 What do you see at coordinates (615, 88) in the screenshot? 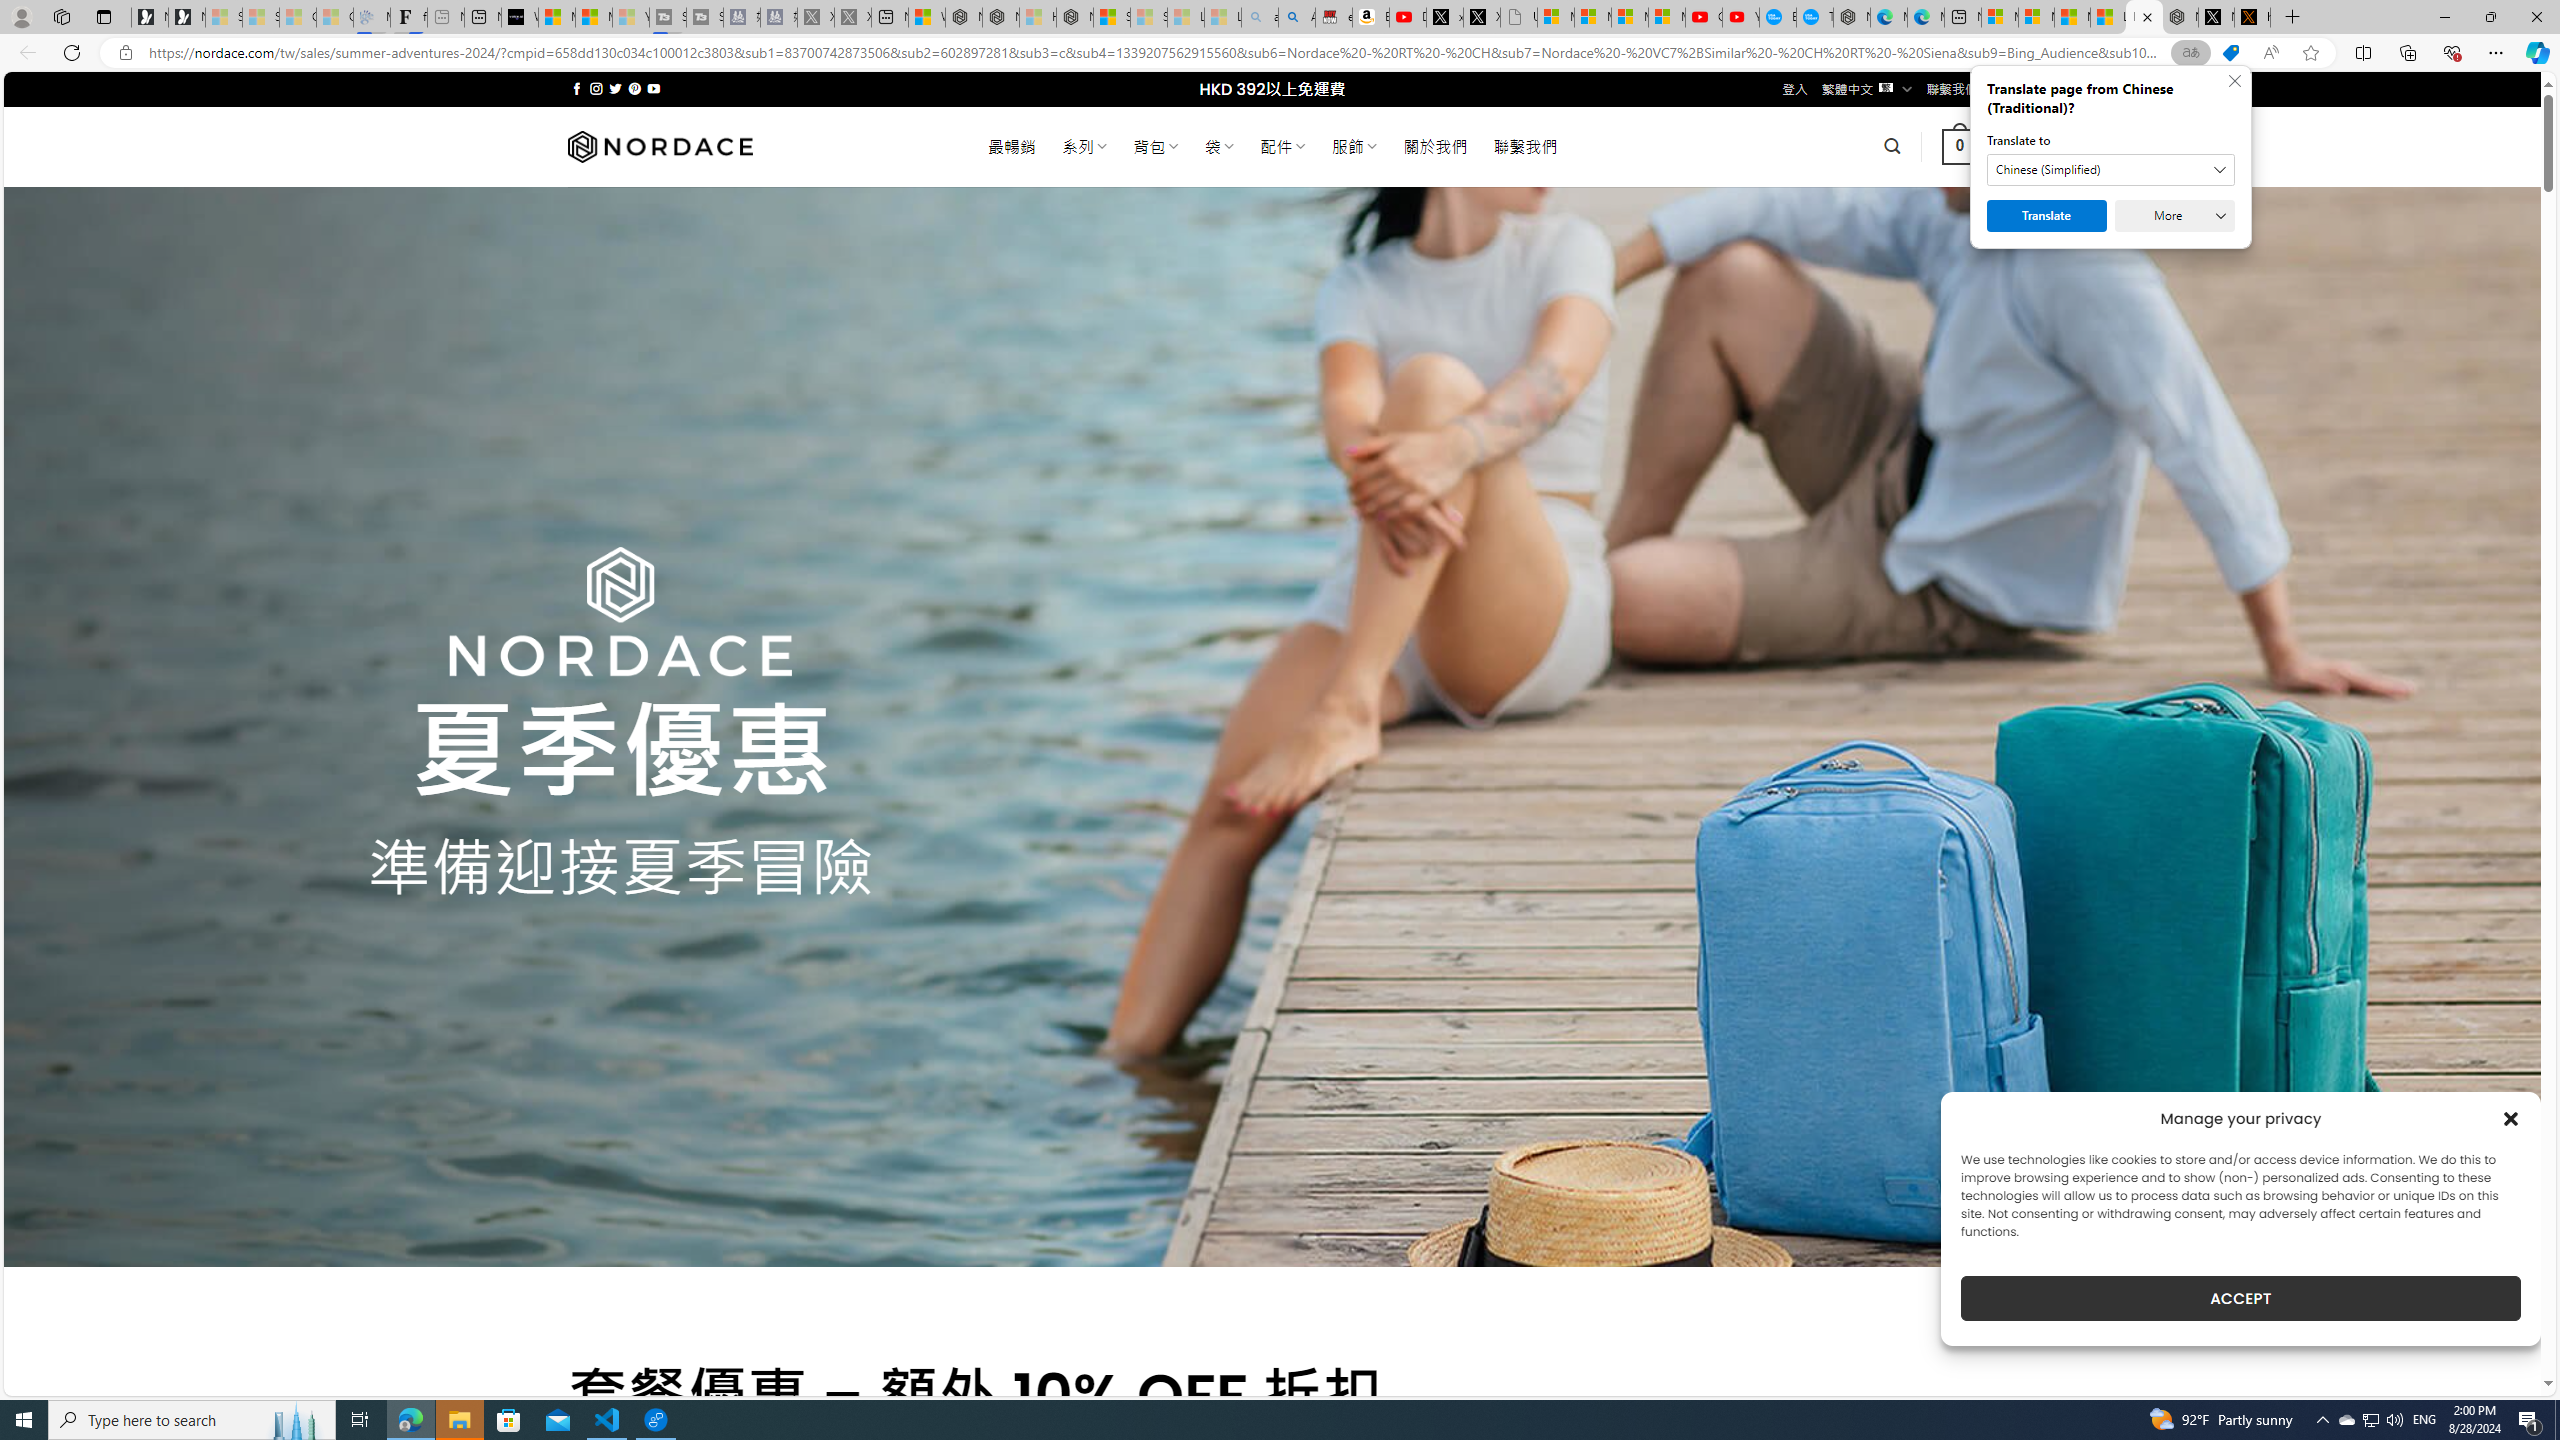
I see `'Follow on Twitter'` at bounding box center [615, 88].